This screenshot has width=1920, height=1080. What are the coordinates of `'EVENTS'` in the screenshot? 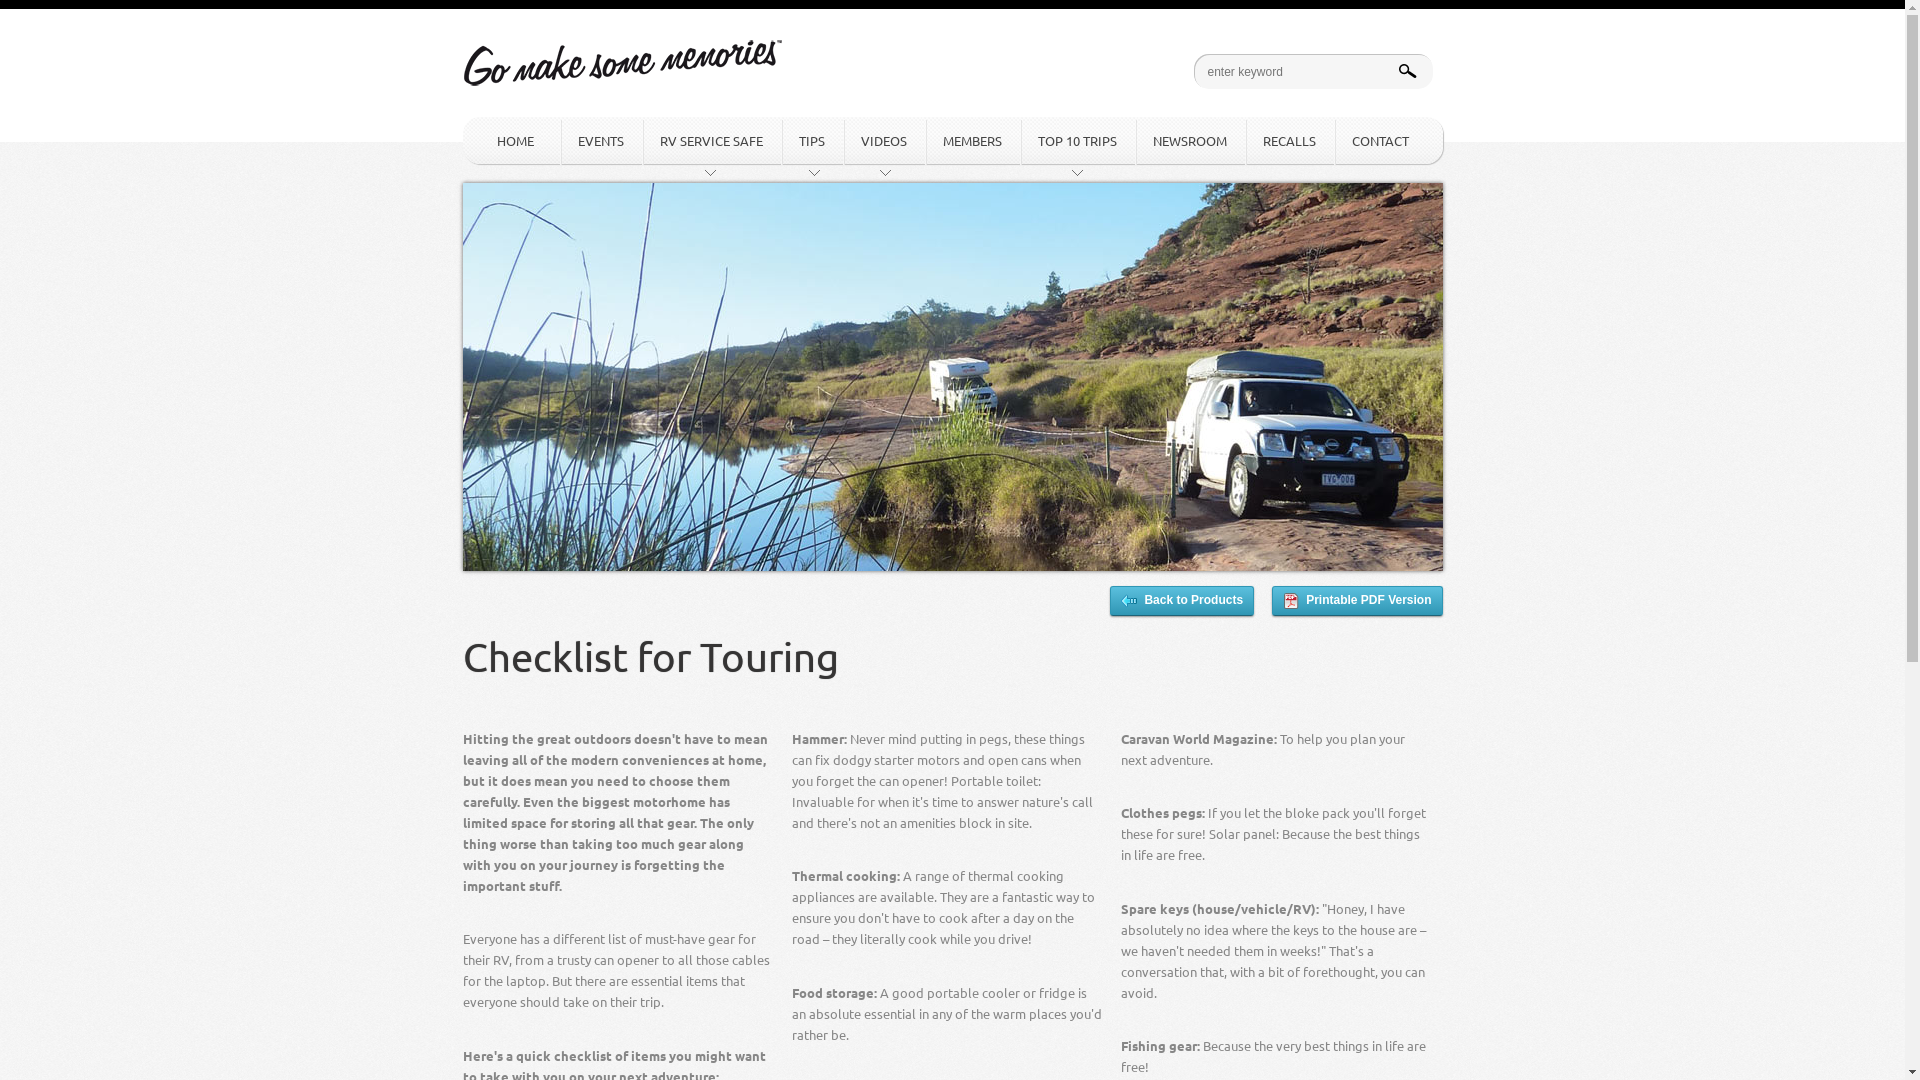 It's located at (560, 140).